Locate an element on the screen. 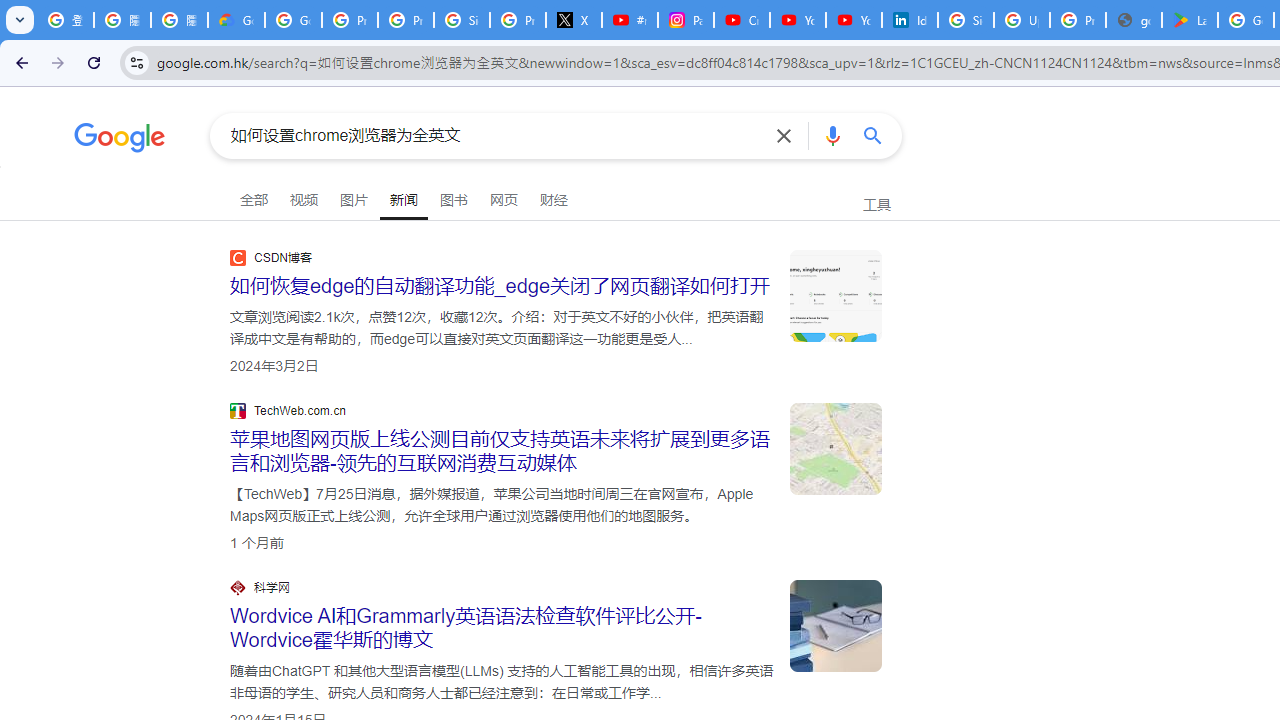  'Google Cloud Privacy Notice' is located at coordinates (236, 20).